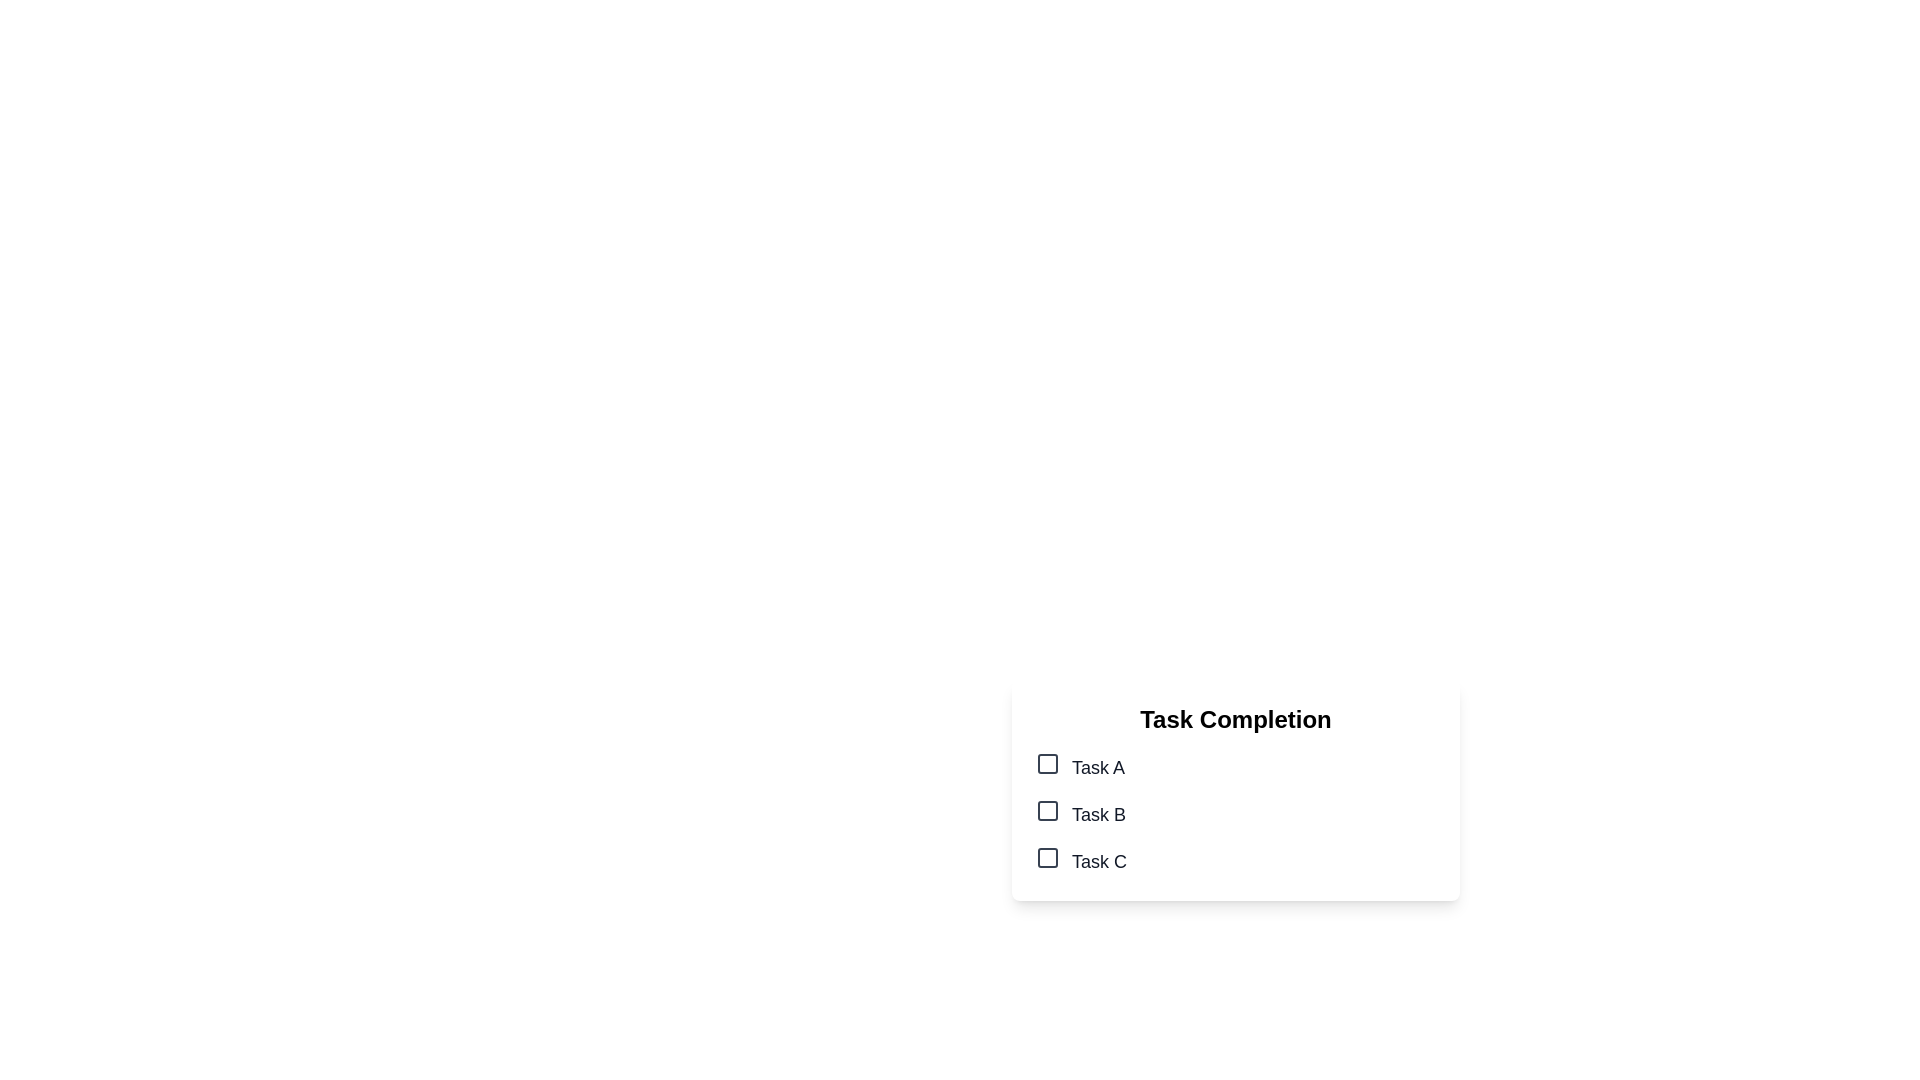  What do you see at coordinates (1046, 860) in the screenshot?
I see `the empty checkbox located to the left of the label 'Task C' to check it` at bounding box center [1046, 860].